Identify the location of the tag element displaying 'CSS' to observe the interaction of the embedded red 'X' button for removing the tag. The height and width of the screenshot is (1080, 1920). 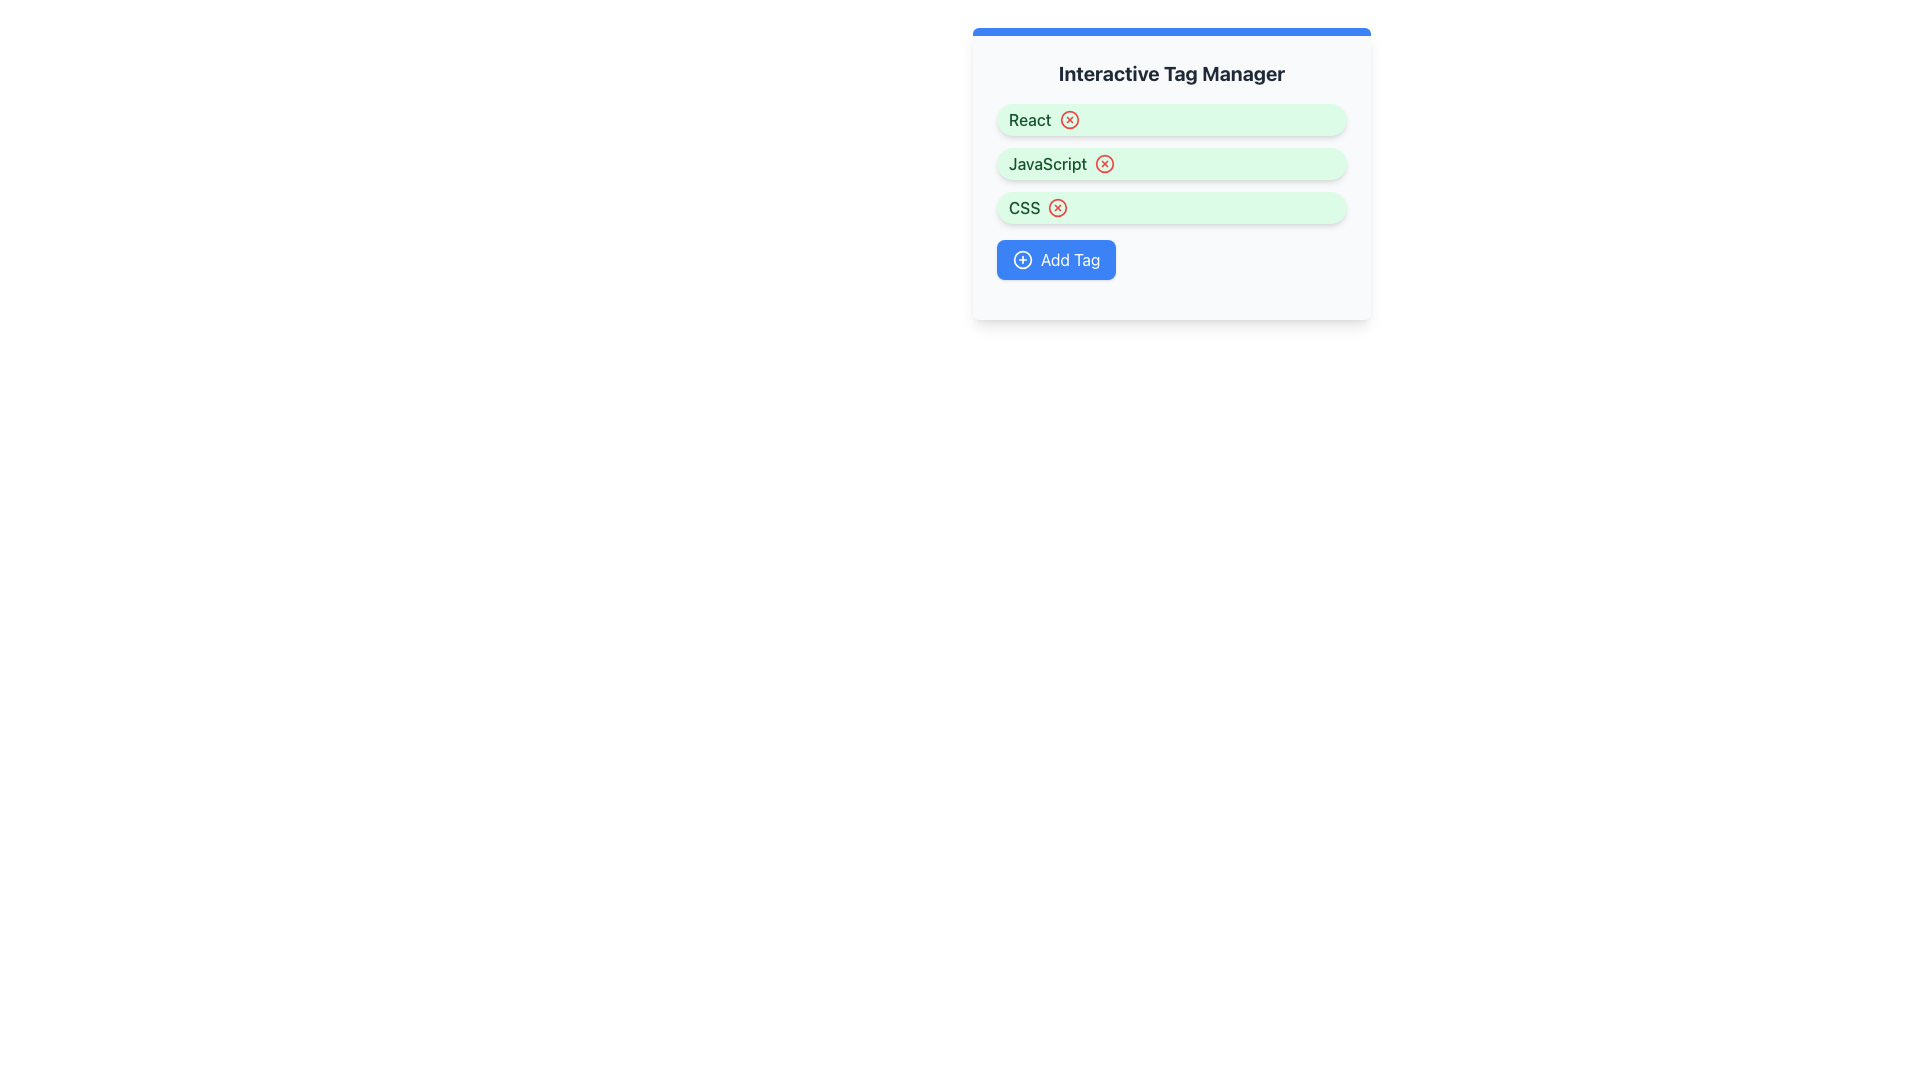
(1171, 208).